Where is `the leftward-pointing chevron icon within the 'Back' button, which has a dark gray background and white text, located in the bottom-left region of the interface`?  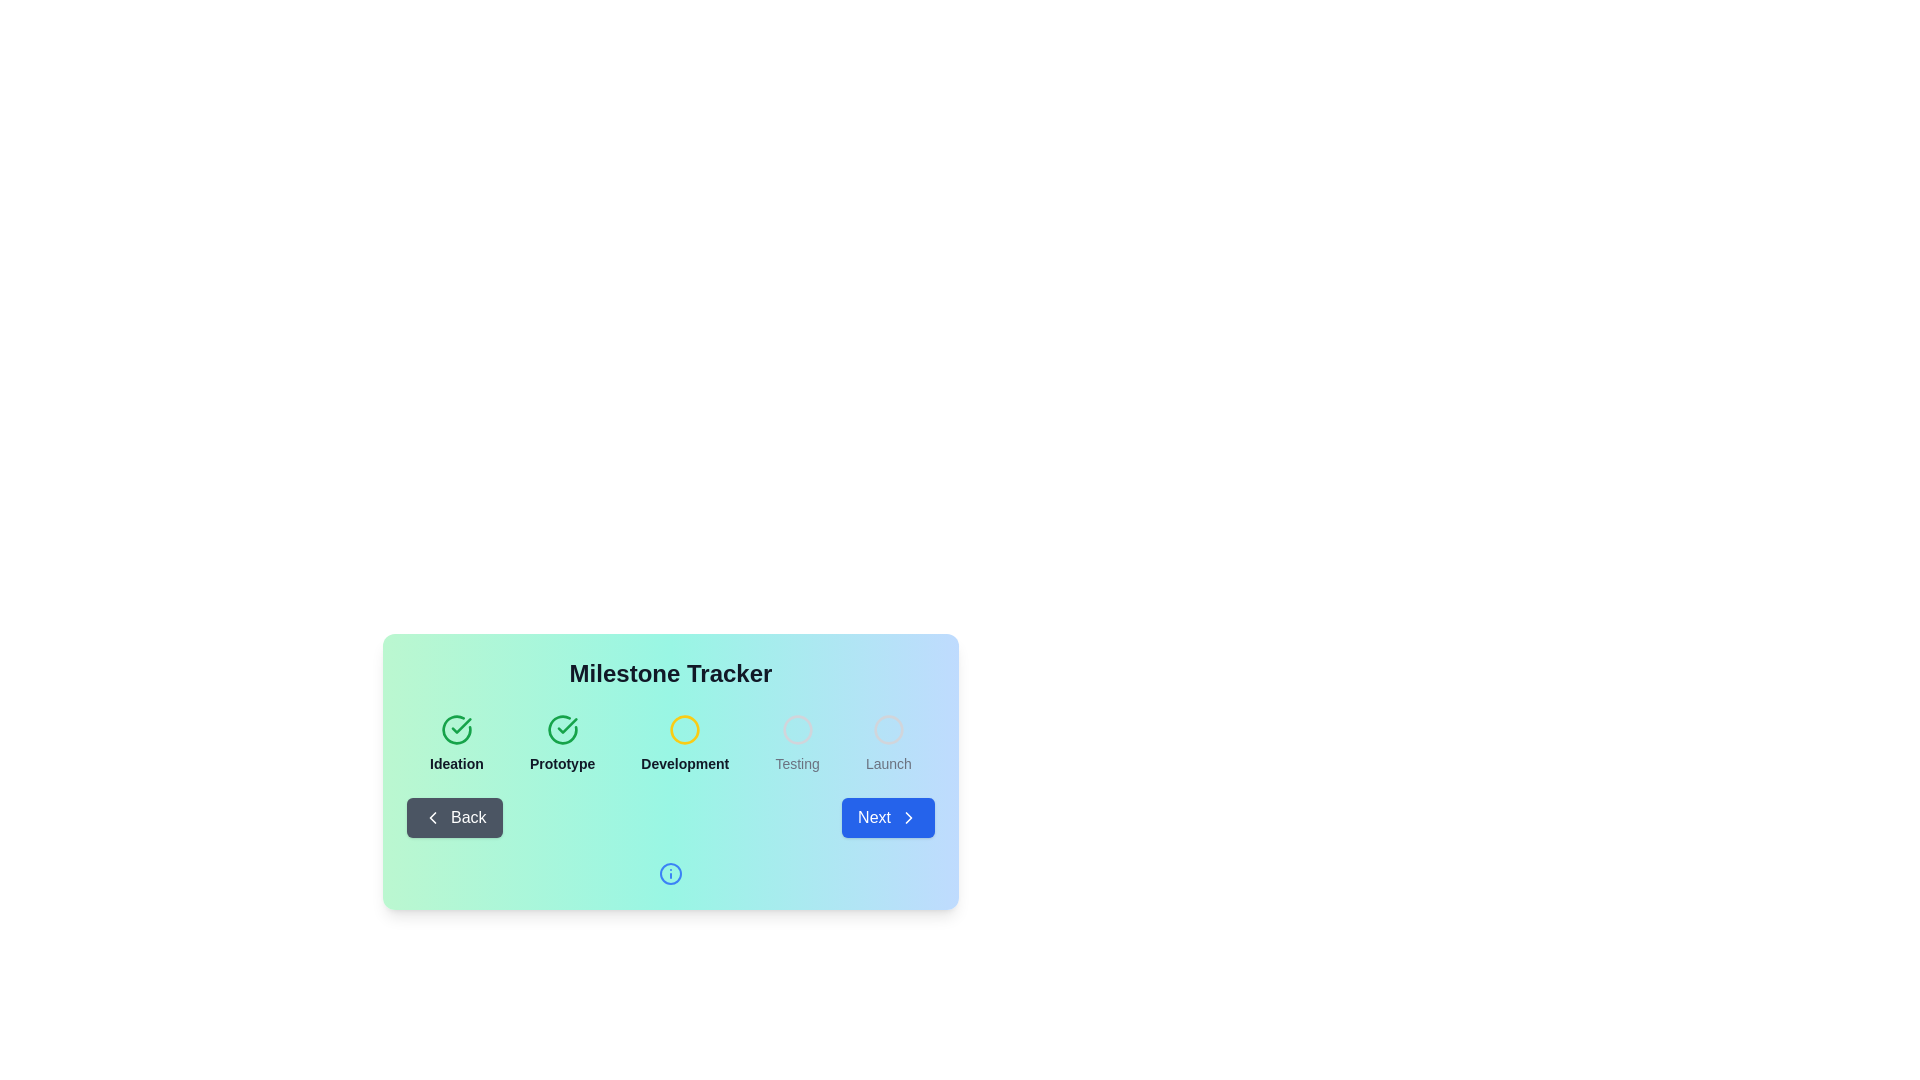
the leftward-pointing chevron icon within the 'Back' button, which has a dark gray background and white text, located in the bottom-left region of the interface is located at coordinates (431, 817).